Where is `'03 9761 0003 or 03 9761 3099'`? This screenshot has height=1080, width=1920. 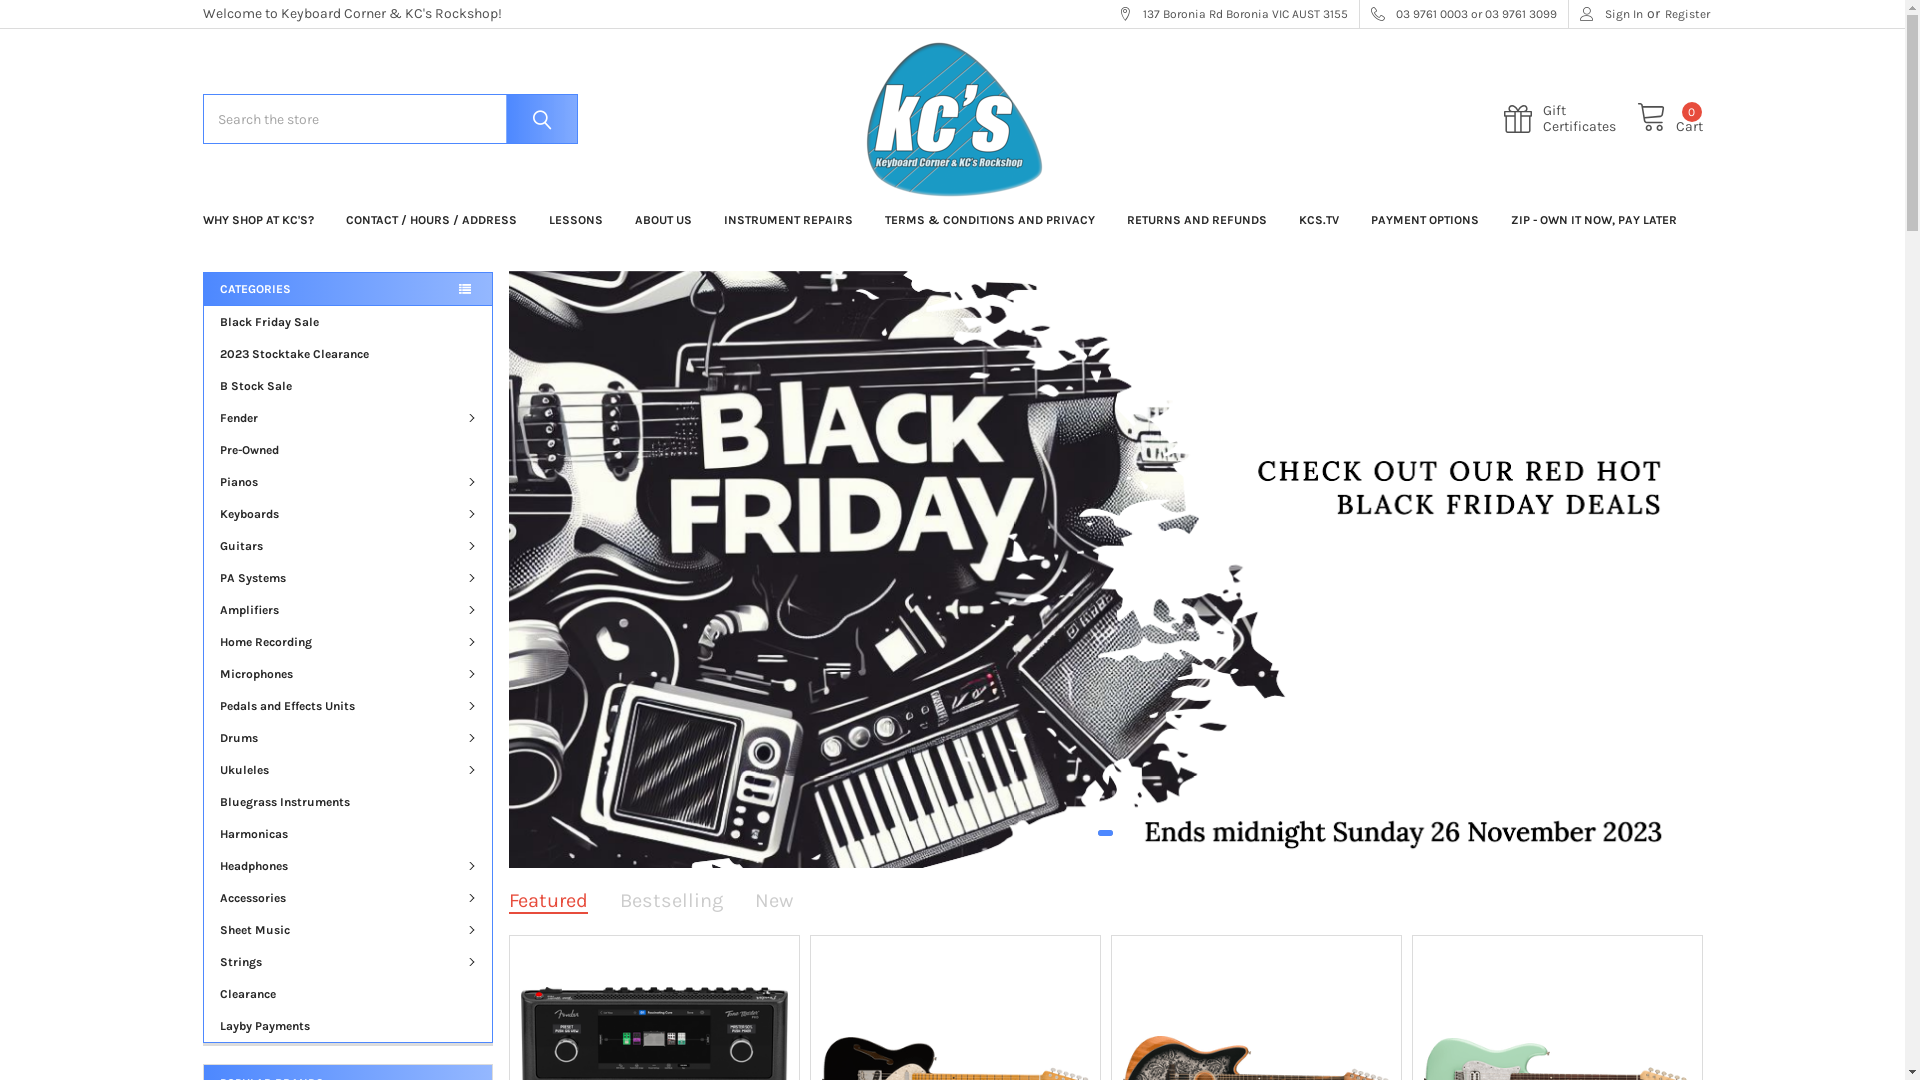 '03 9761 0003 or 03 9761 3099' is located at coordinates (1464, 14).